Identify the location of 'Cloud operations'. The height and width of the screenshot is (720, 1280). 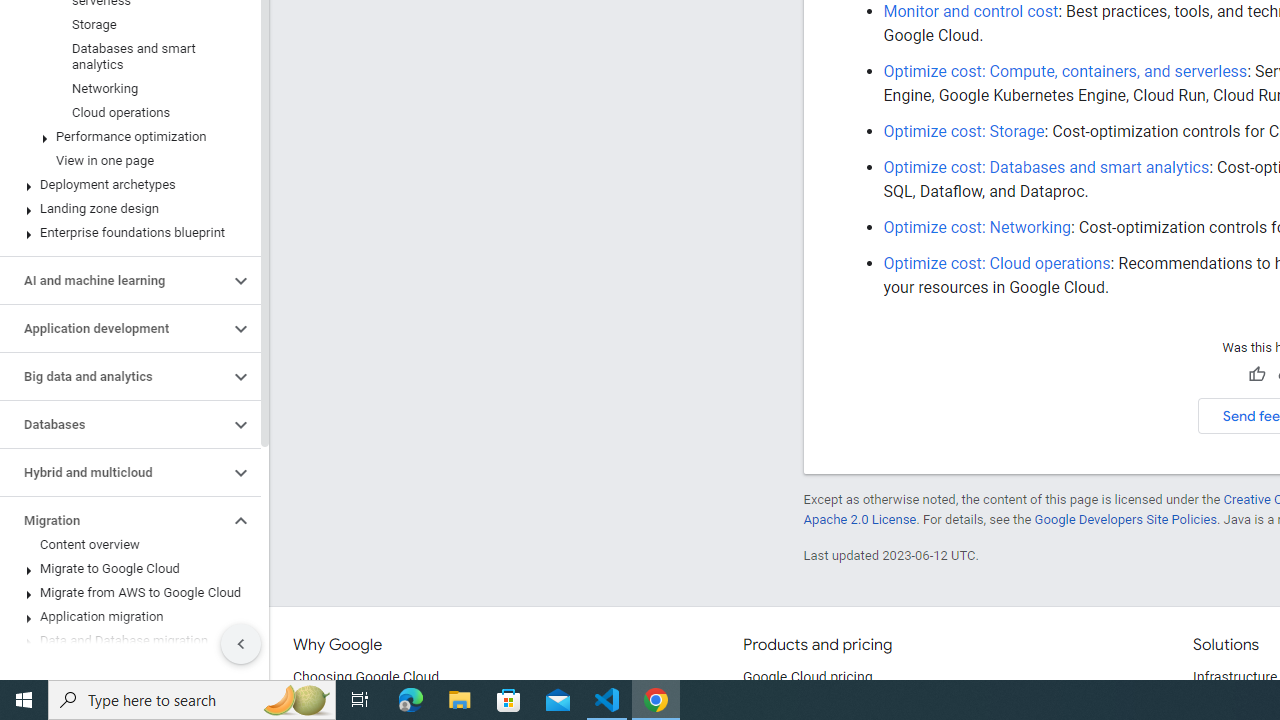
(125, 113).